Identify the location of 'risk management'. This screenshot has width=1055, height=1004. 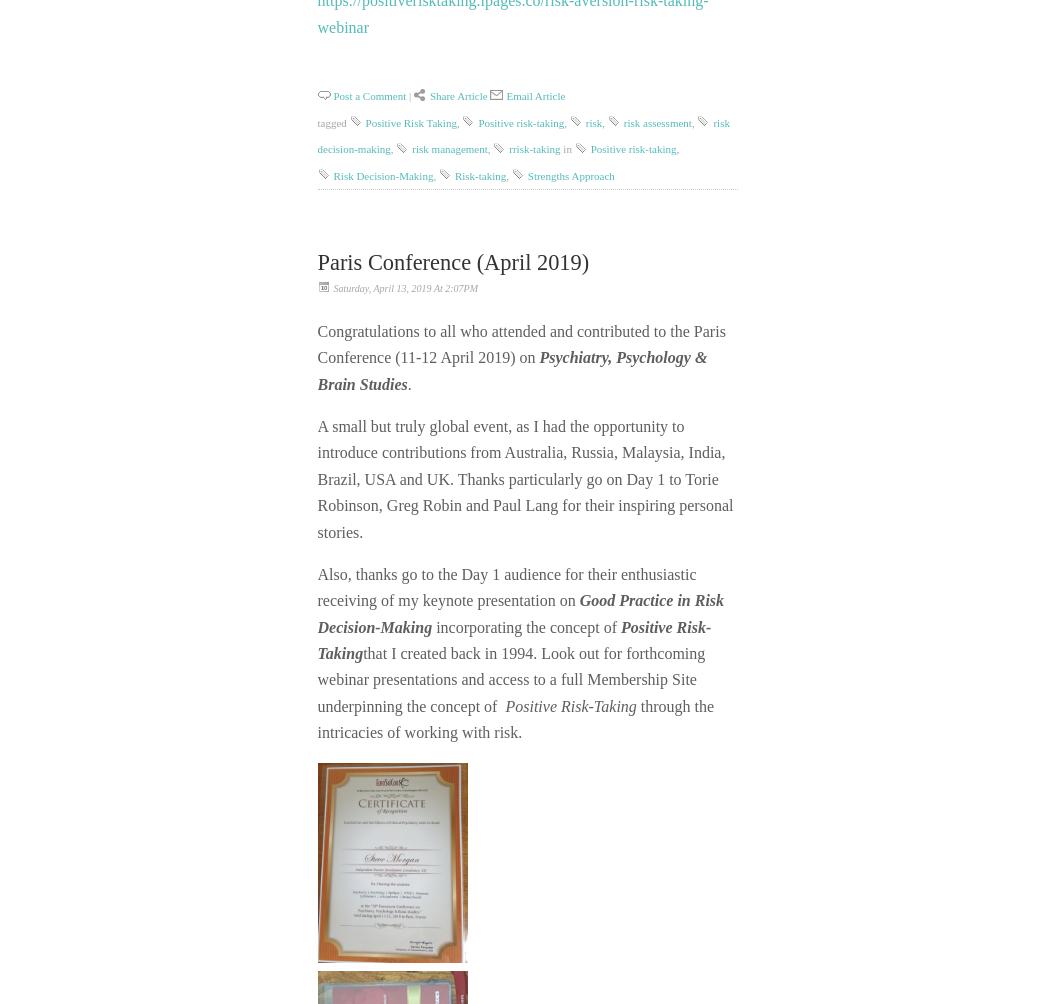
(448, 147).